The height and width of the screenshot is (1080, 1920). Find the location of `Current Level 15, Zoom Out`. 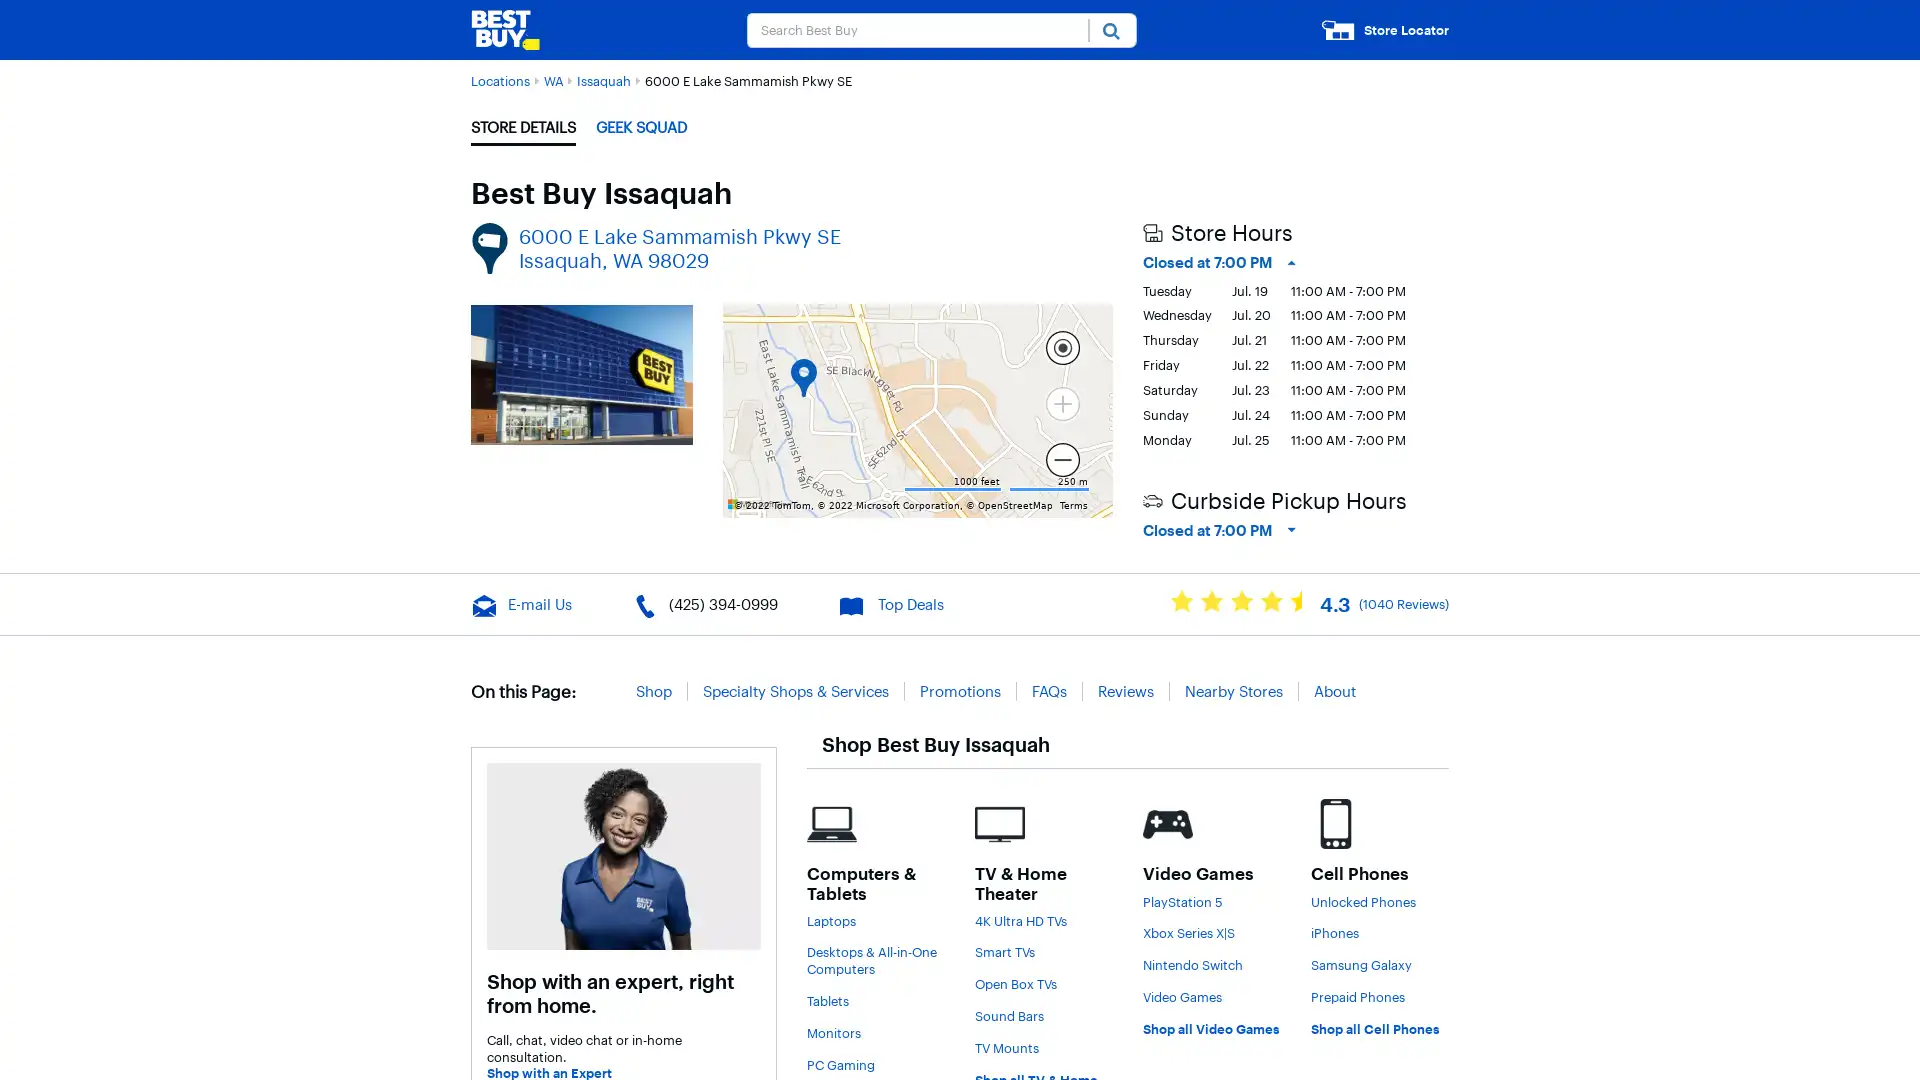

Current Level 15, Zoom Out is located at coordinates (1061, 459).